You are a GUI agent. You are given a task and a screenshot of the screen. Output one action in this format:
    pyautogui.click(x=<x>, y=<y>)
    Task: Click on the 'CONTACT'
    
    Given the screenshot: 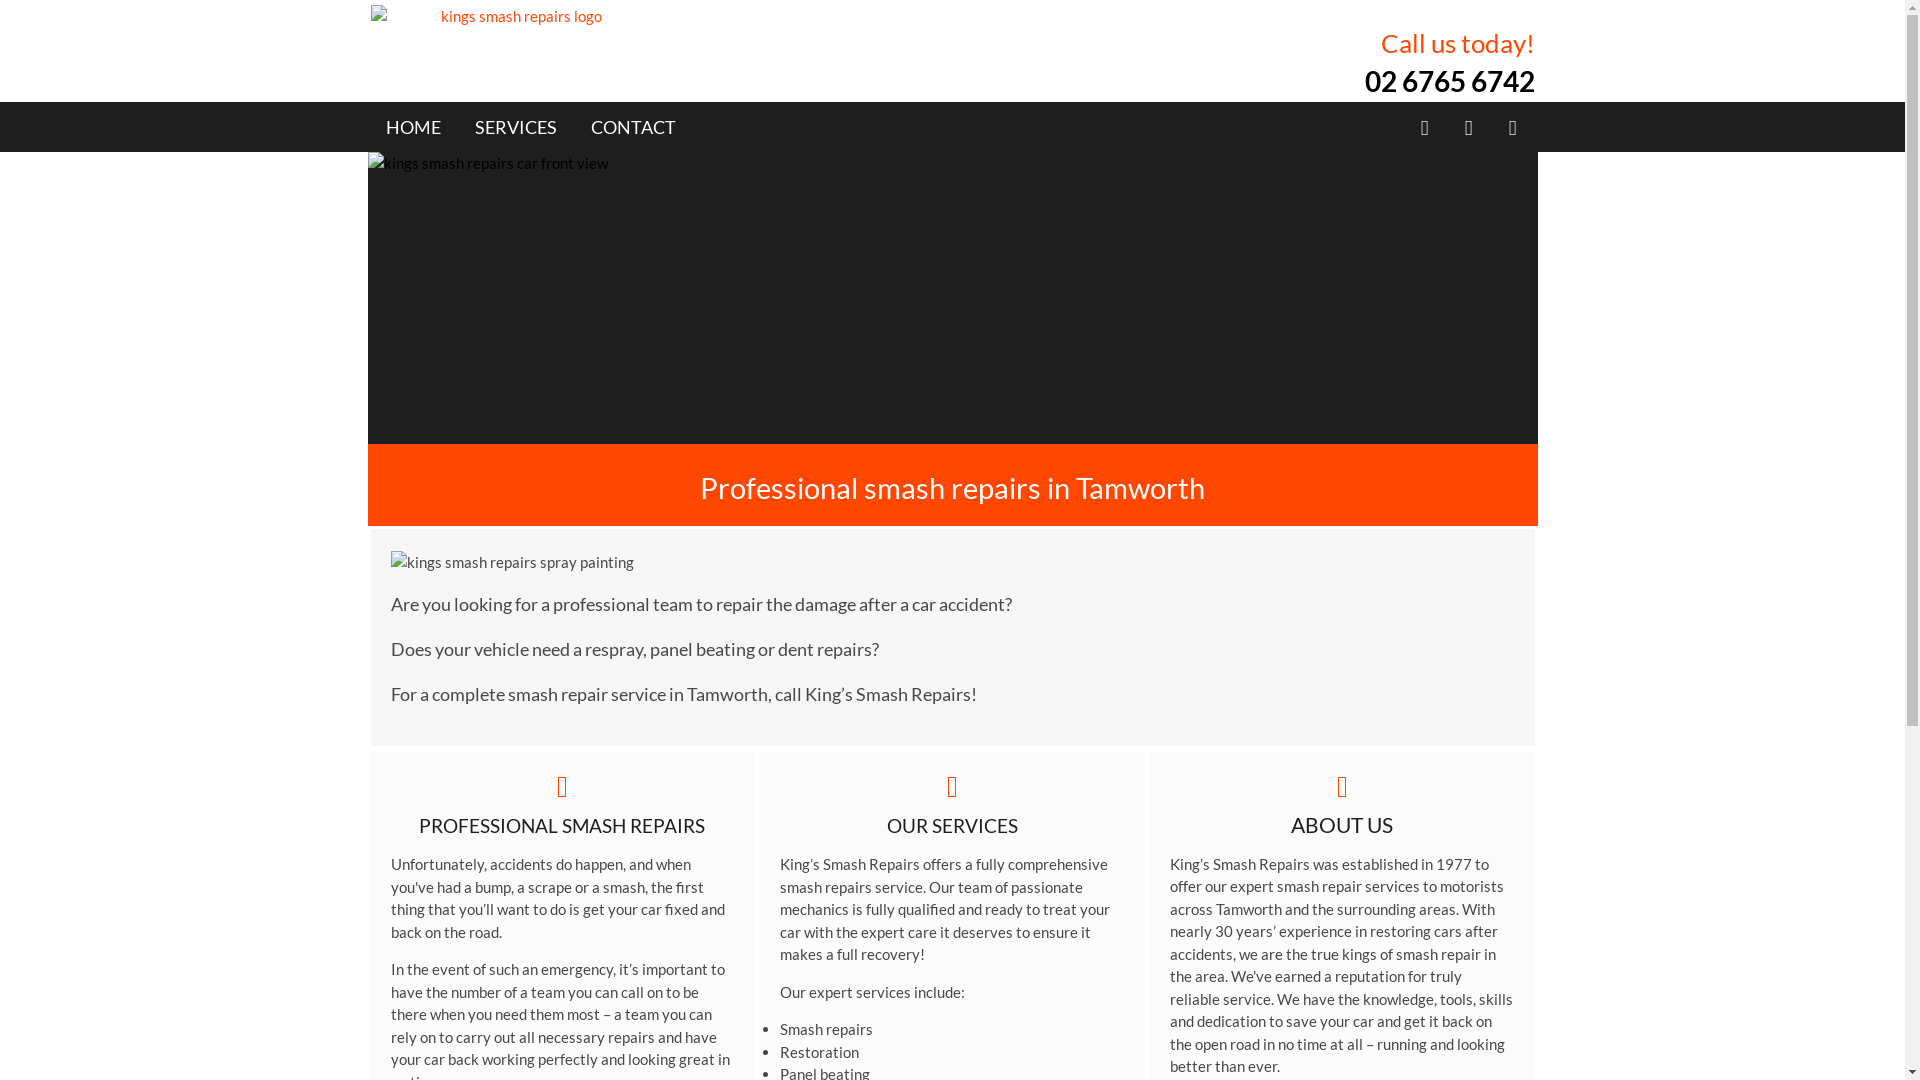 What is the action you would take?
    pyautogui.click(x=631, y=127)
    